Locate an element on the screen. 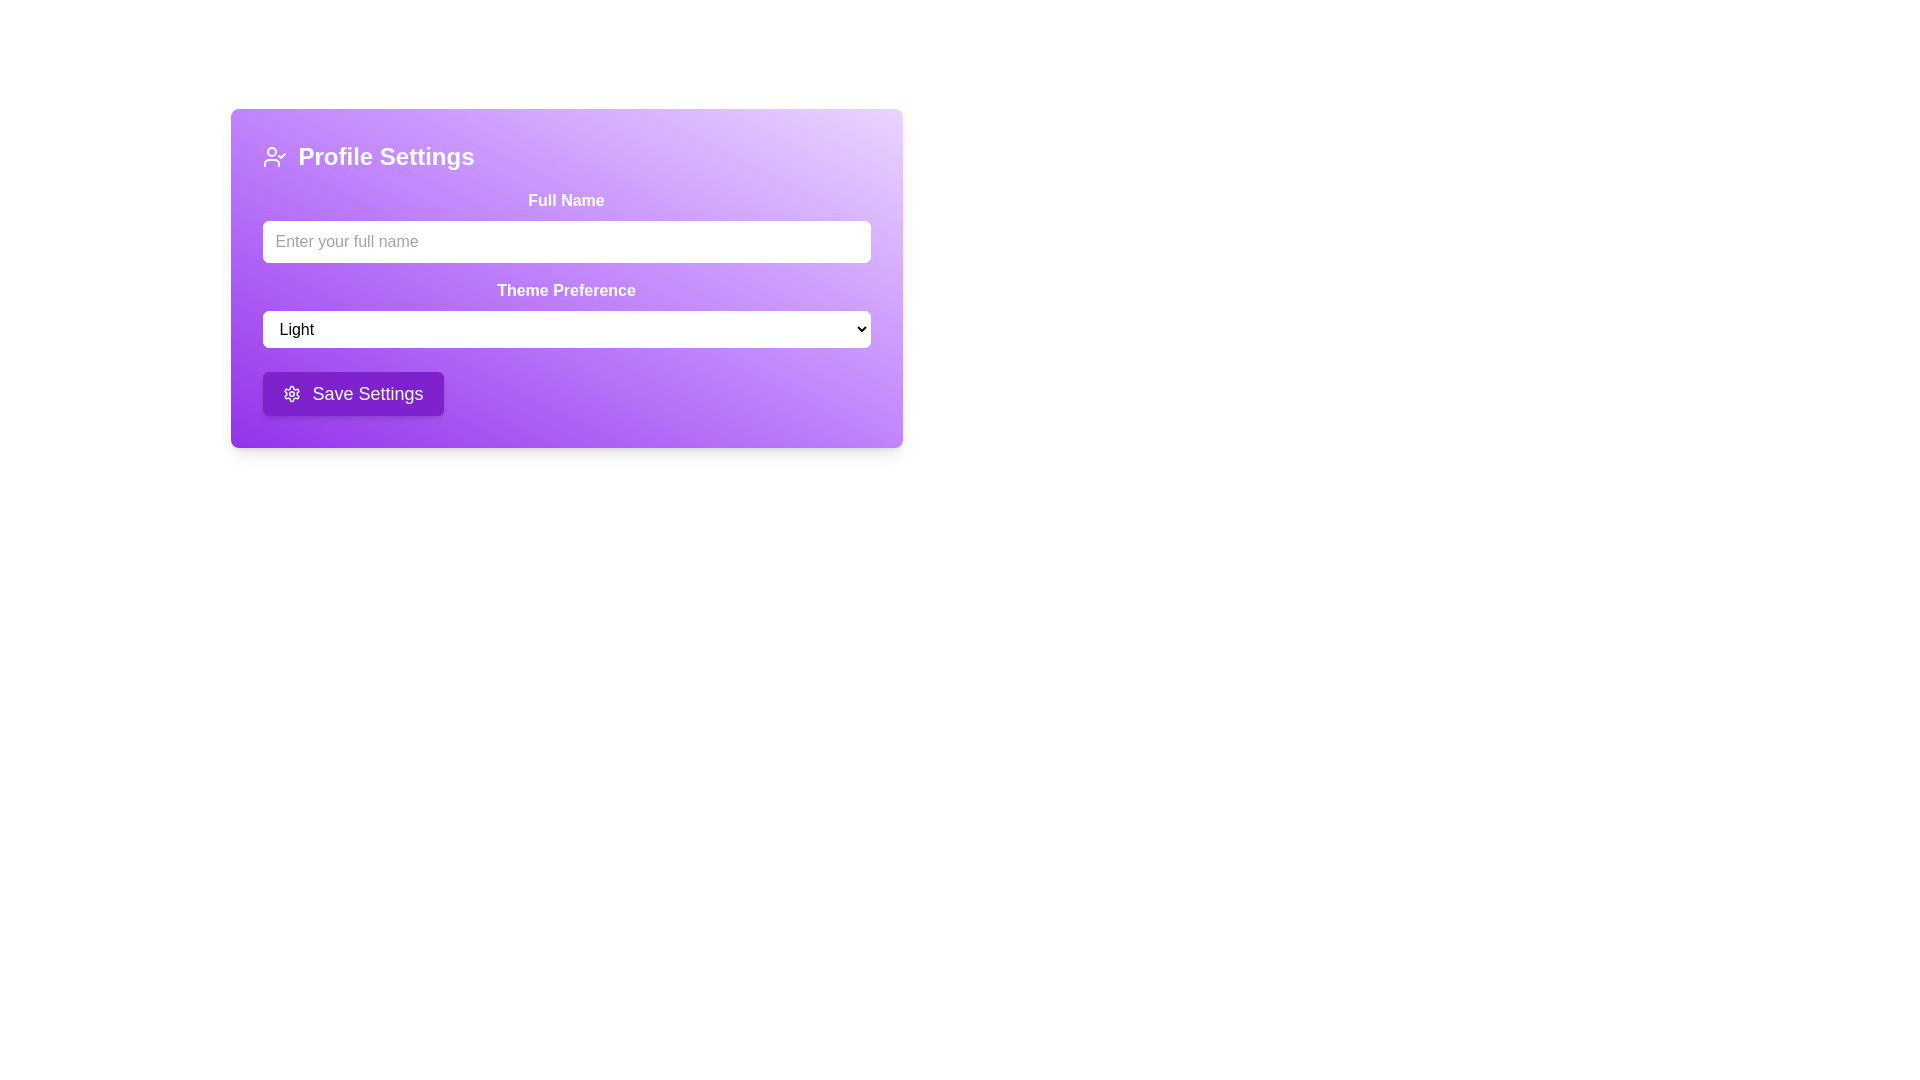  the purple gear-like SVG icon located on the left side of the 'Save Settings' button is located at coordinates (290, 393).